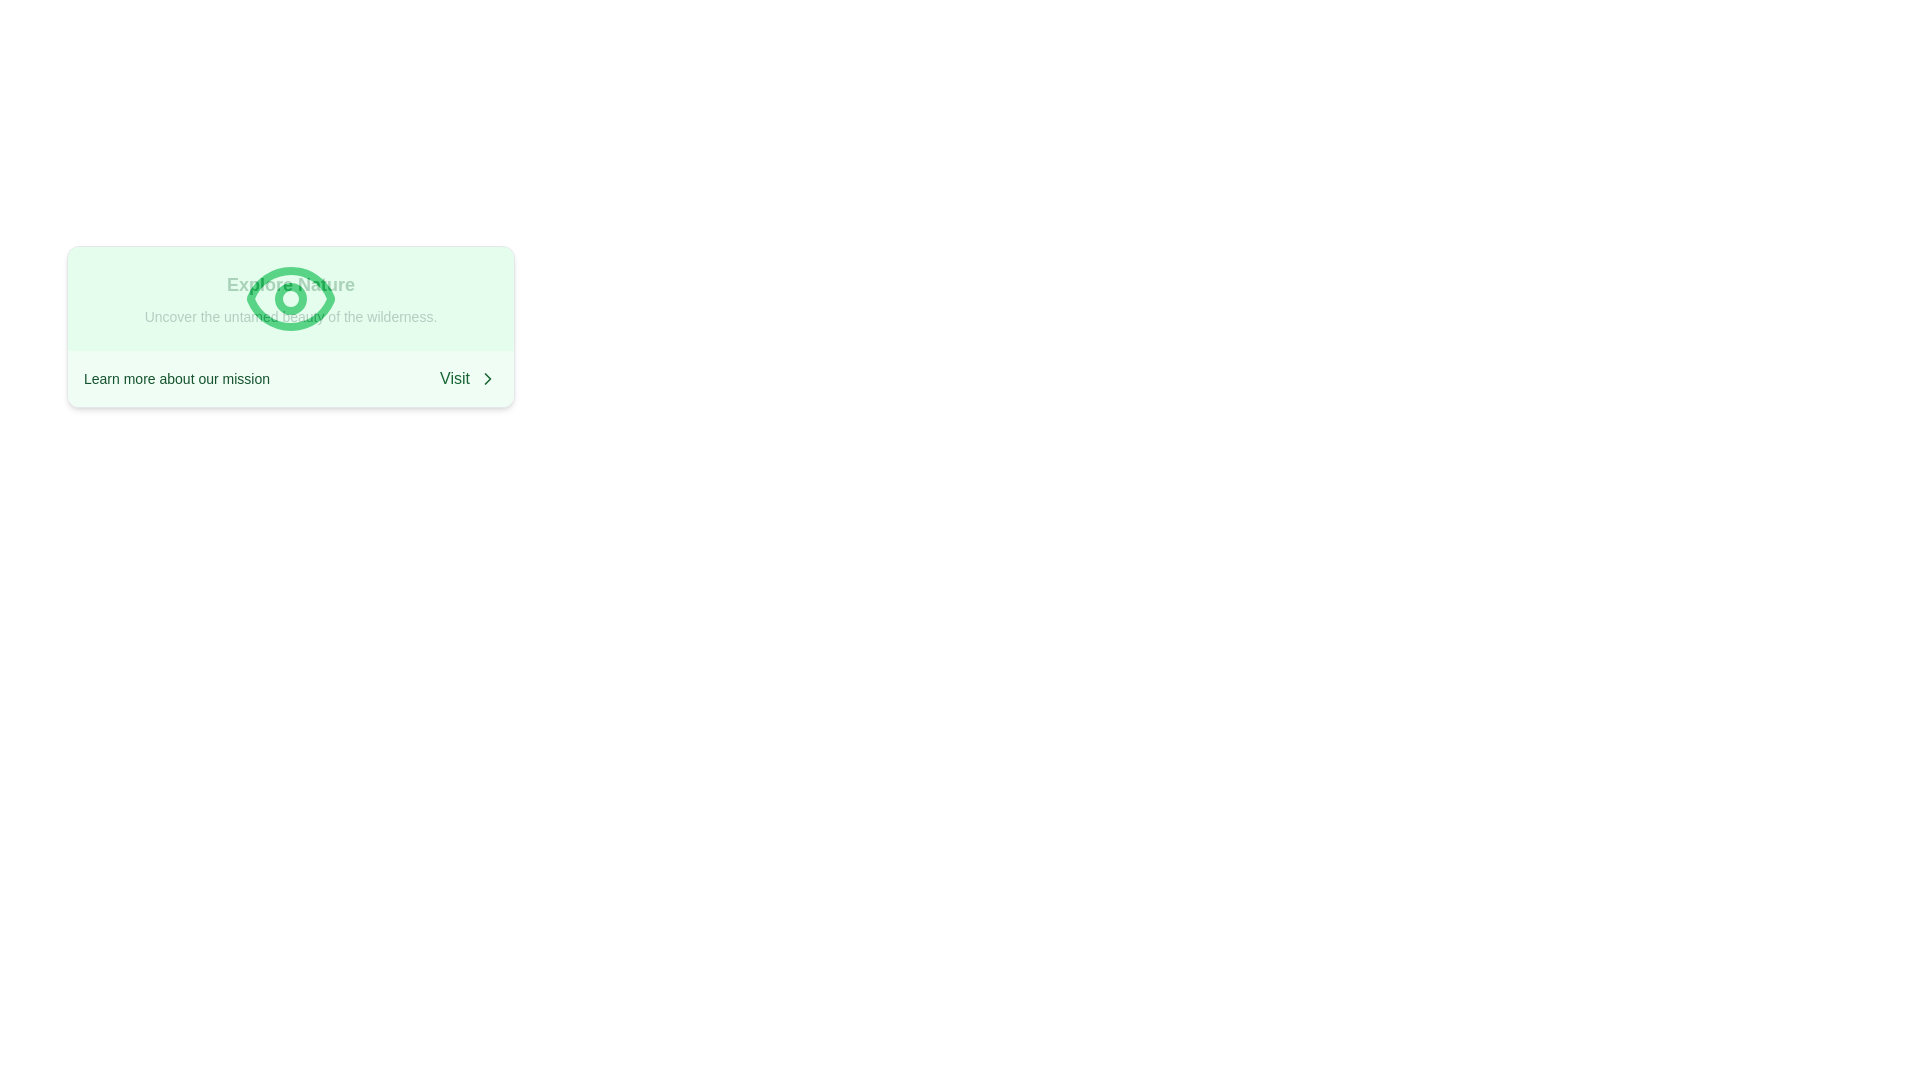 This screenshot has width=1920, height=1080. What do you see at coordinates (290, 299) in the screenshot?
I see `the Icon or graphical representation that symbolizes observation or discovery, located within the green-tinted card layout next to the text 'Explore Nature'` at bounding box center [290, 299].